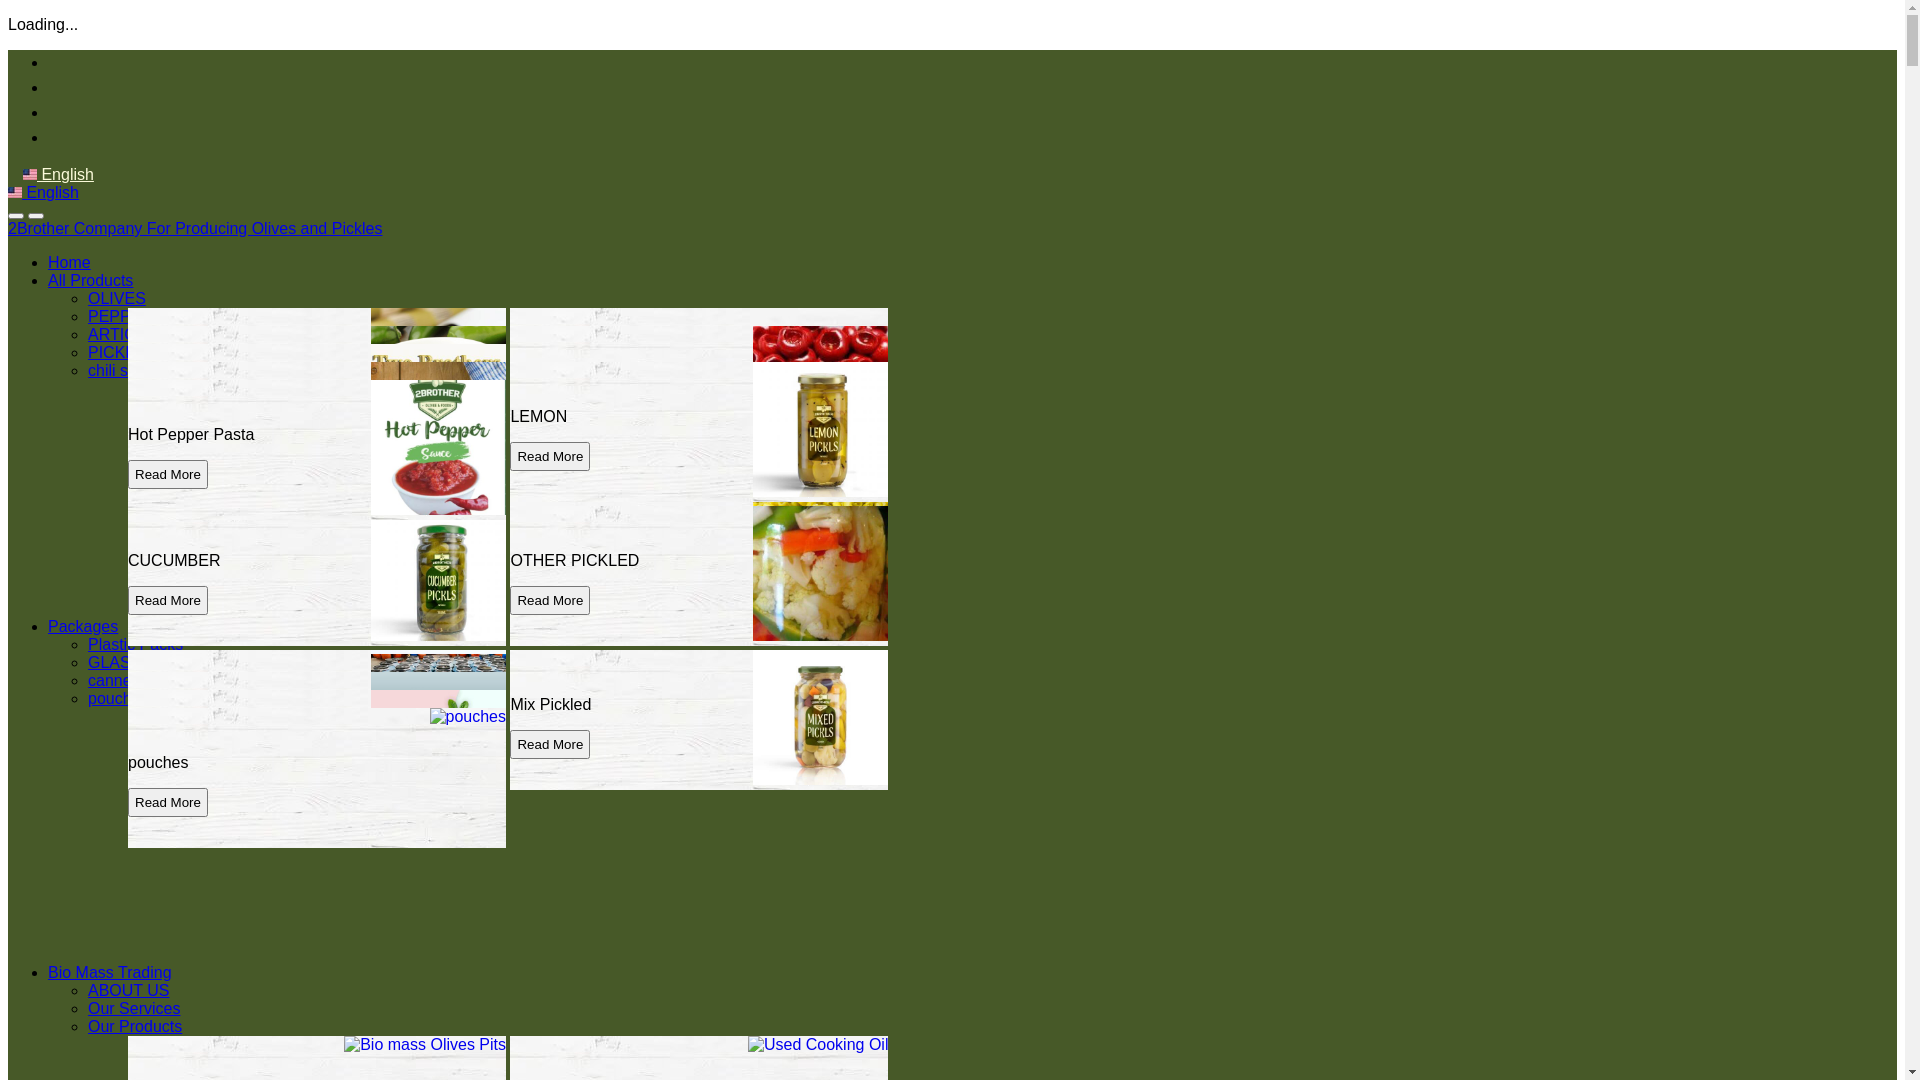  What do you see at coordinates (168, 419) in the screenshot?
I see `'Read More'` at bounding box center [168, 419].